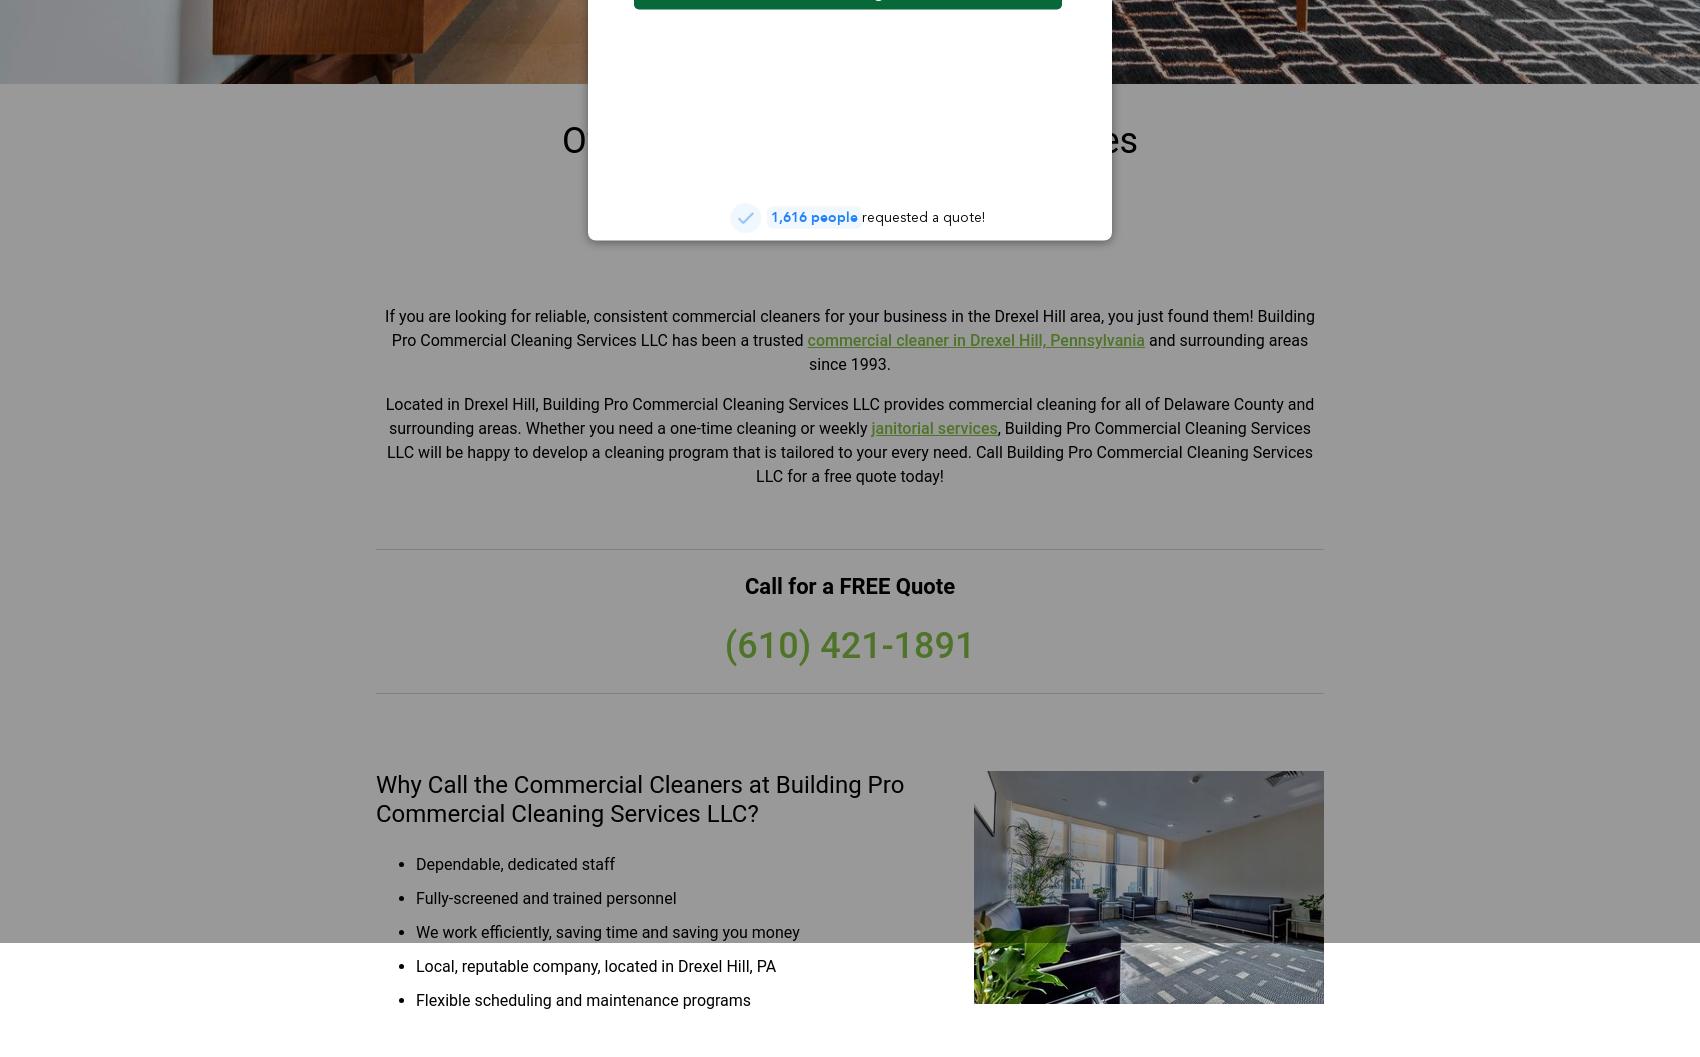  What do you see at coordinates (848, 585) in the screenshot?
I see `'Call for a FREE Quote'` at bounding box center [848, 585].